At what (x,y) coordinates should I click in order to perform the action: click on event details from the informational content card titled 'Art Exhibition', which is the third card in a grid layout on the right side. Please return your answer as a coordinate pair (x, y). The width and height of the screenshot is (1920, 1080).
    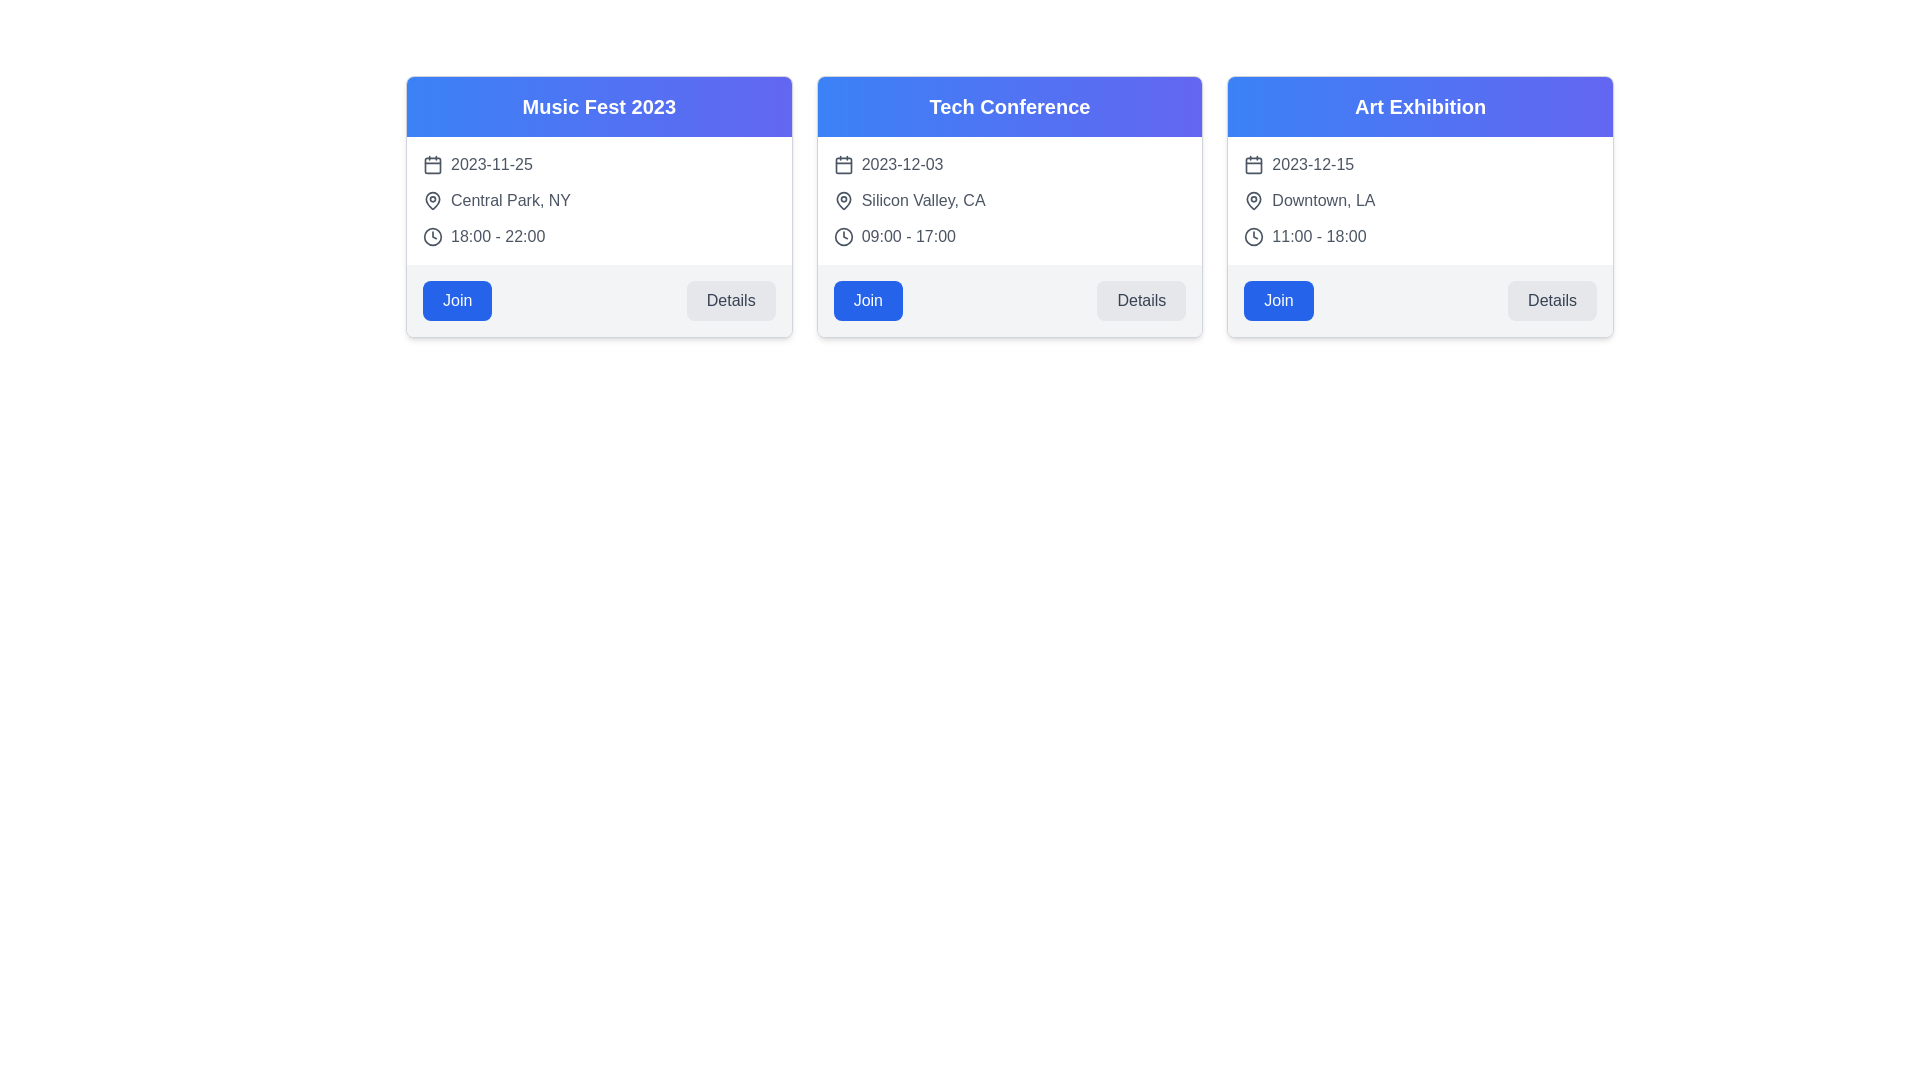
    Looking at the image, I should click on (1419, 207).